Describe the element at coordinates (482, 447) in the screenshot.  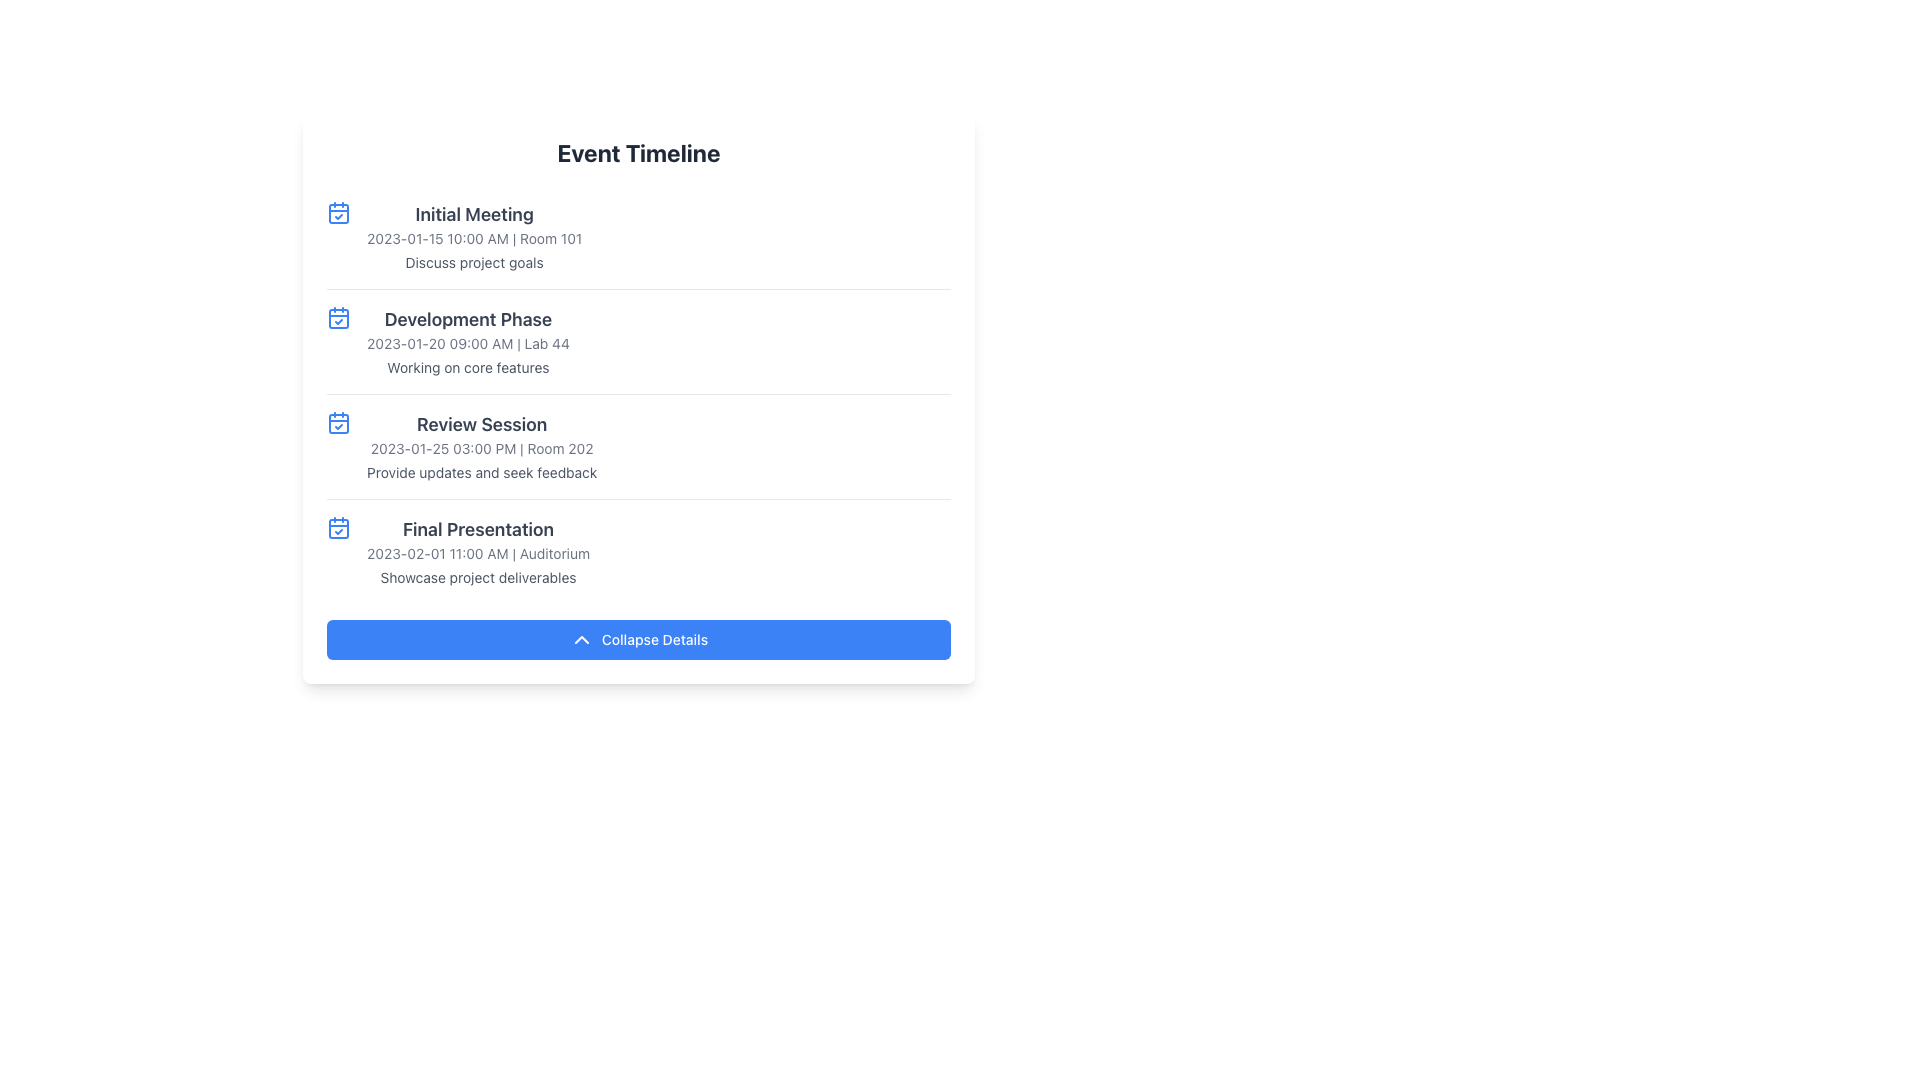
I see `the static label displaying the date and time along with the room number of an event, which reads: '2023-01-25 03:00 PM | Room 202'. This label is positioned below the event title 'Review Session'` at that location.